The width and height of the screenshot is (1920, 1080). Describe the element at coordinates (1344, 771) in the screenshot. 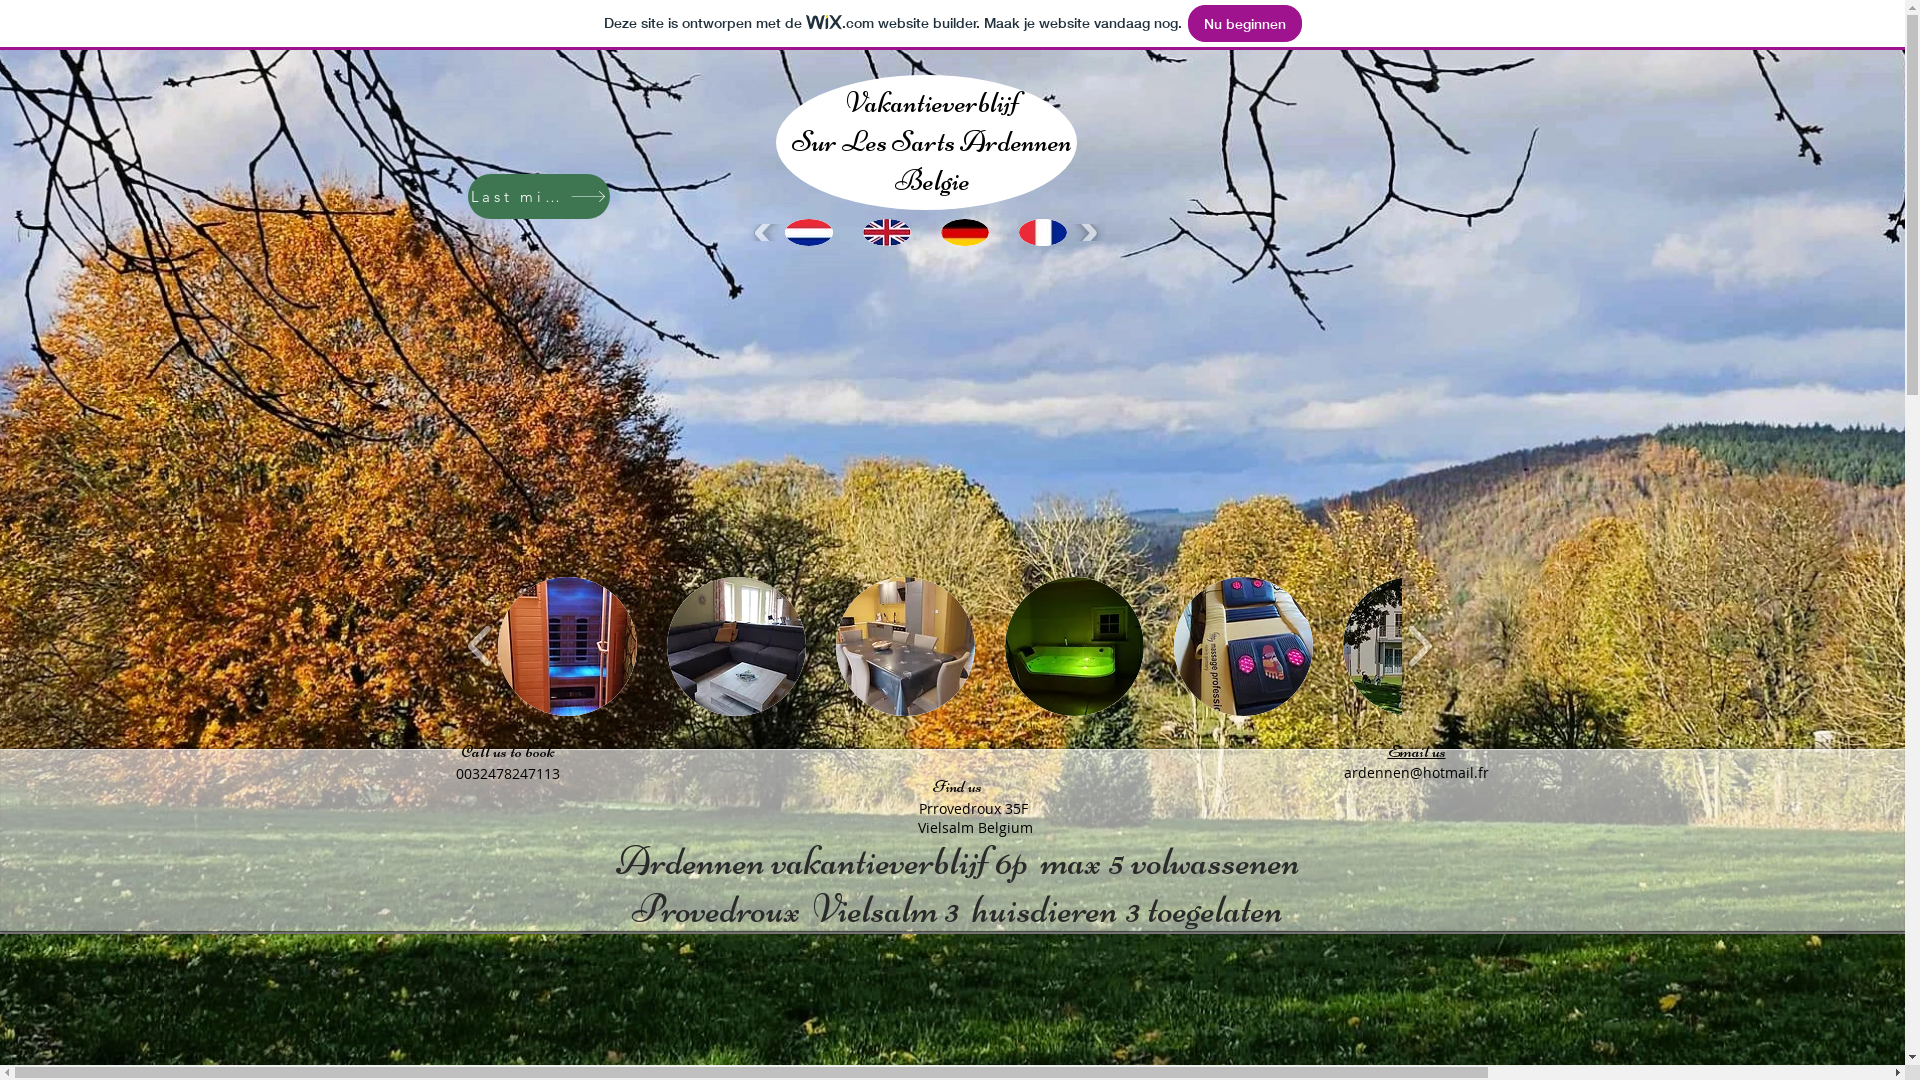

I see `'ardennen@hotmail.fr'` at that location.